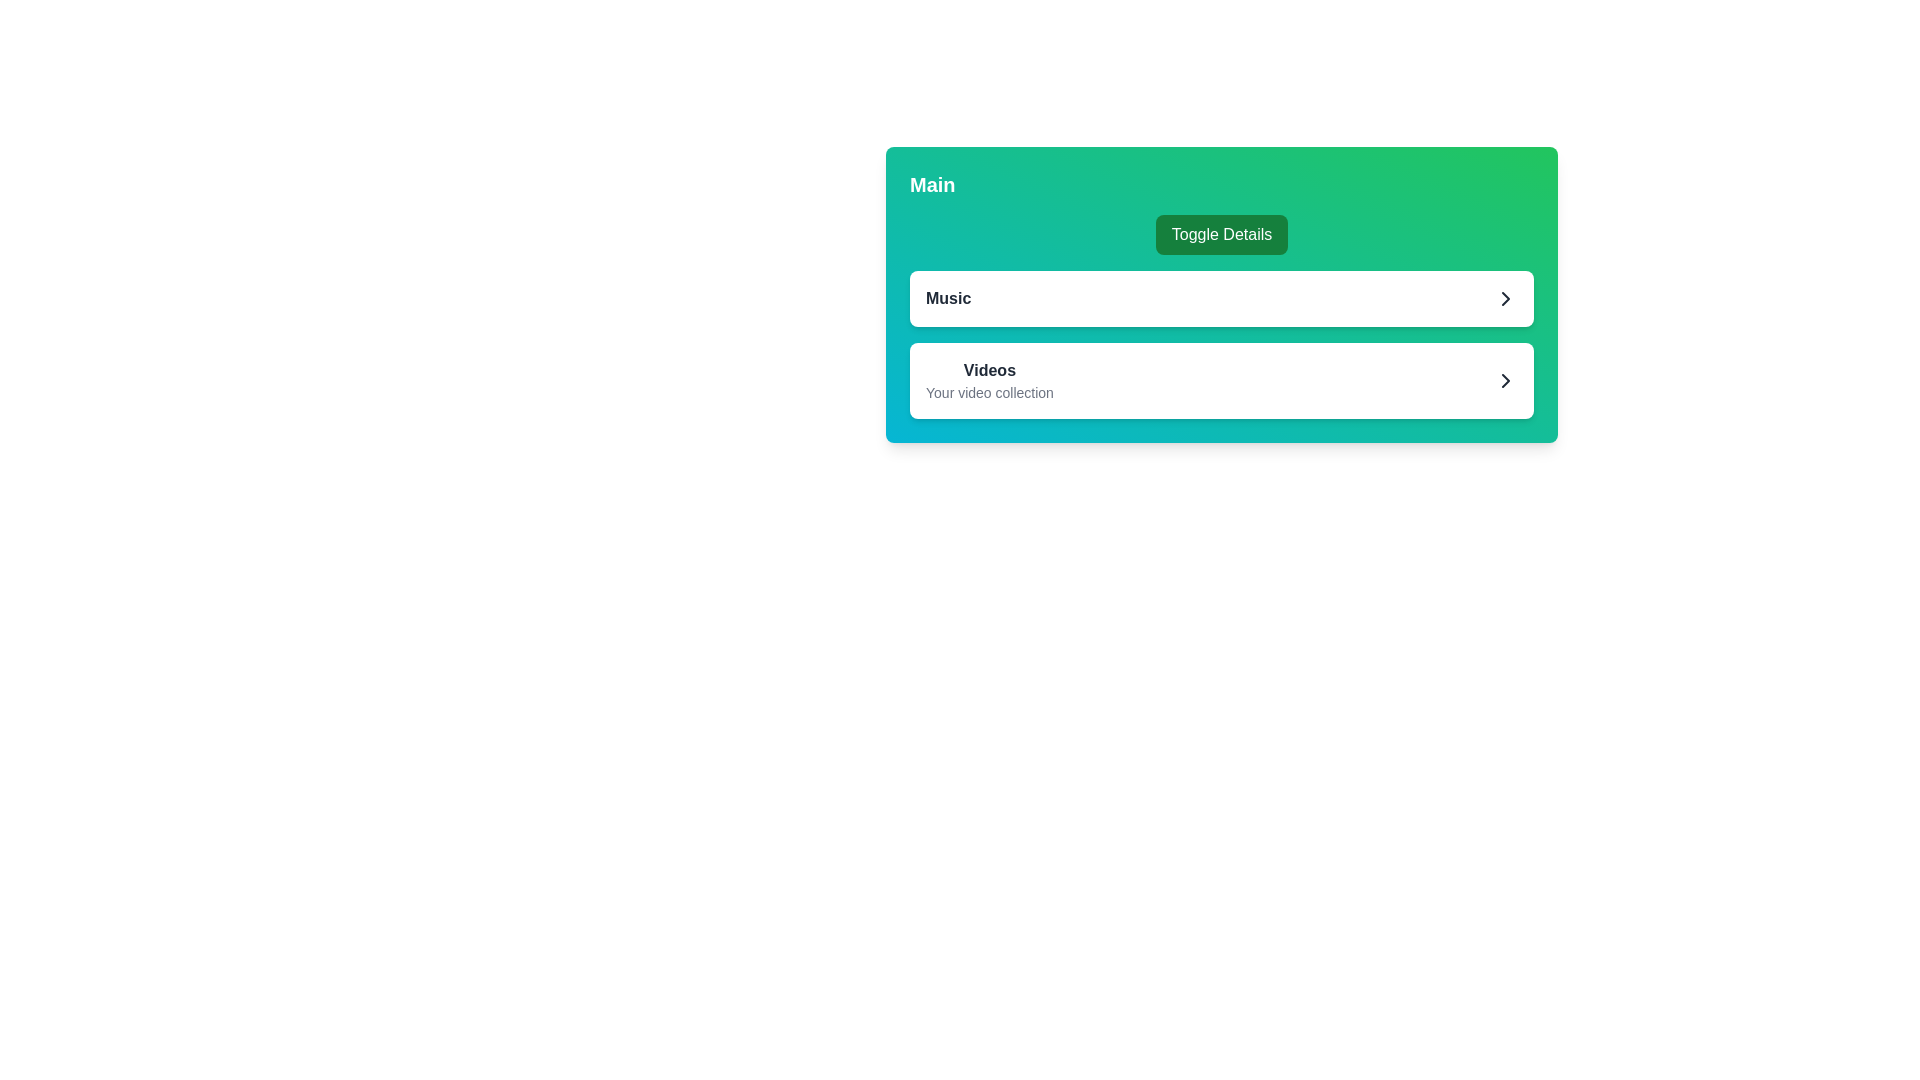 The image size is (1920, 1080). Describe the element at coordinates (931, 185) in the screenshot. I see `the heading text element located at the top-left corner of the card component` at that location.